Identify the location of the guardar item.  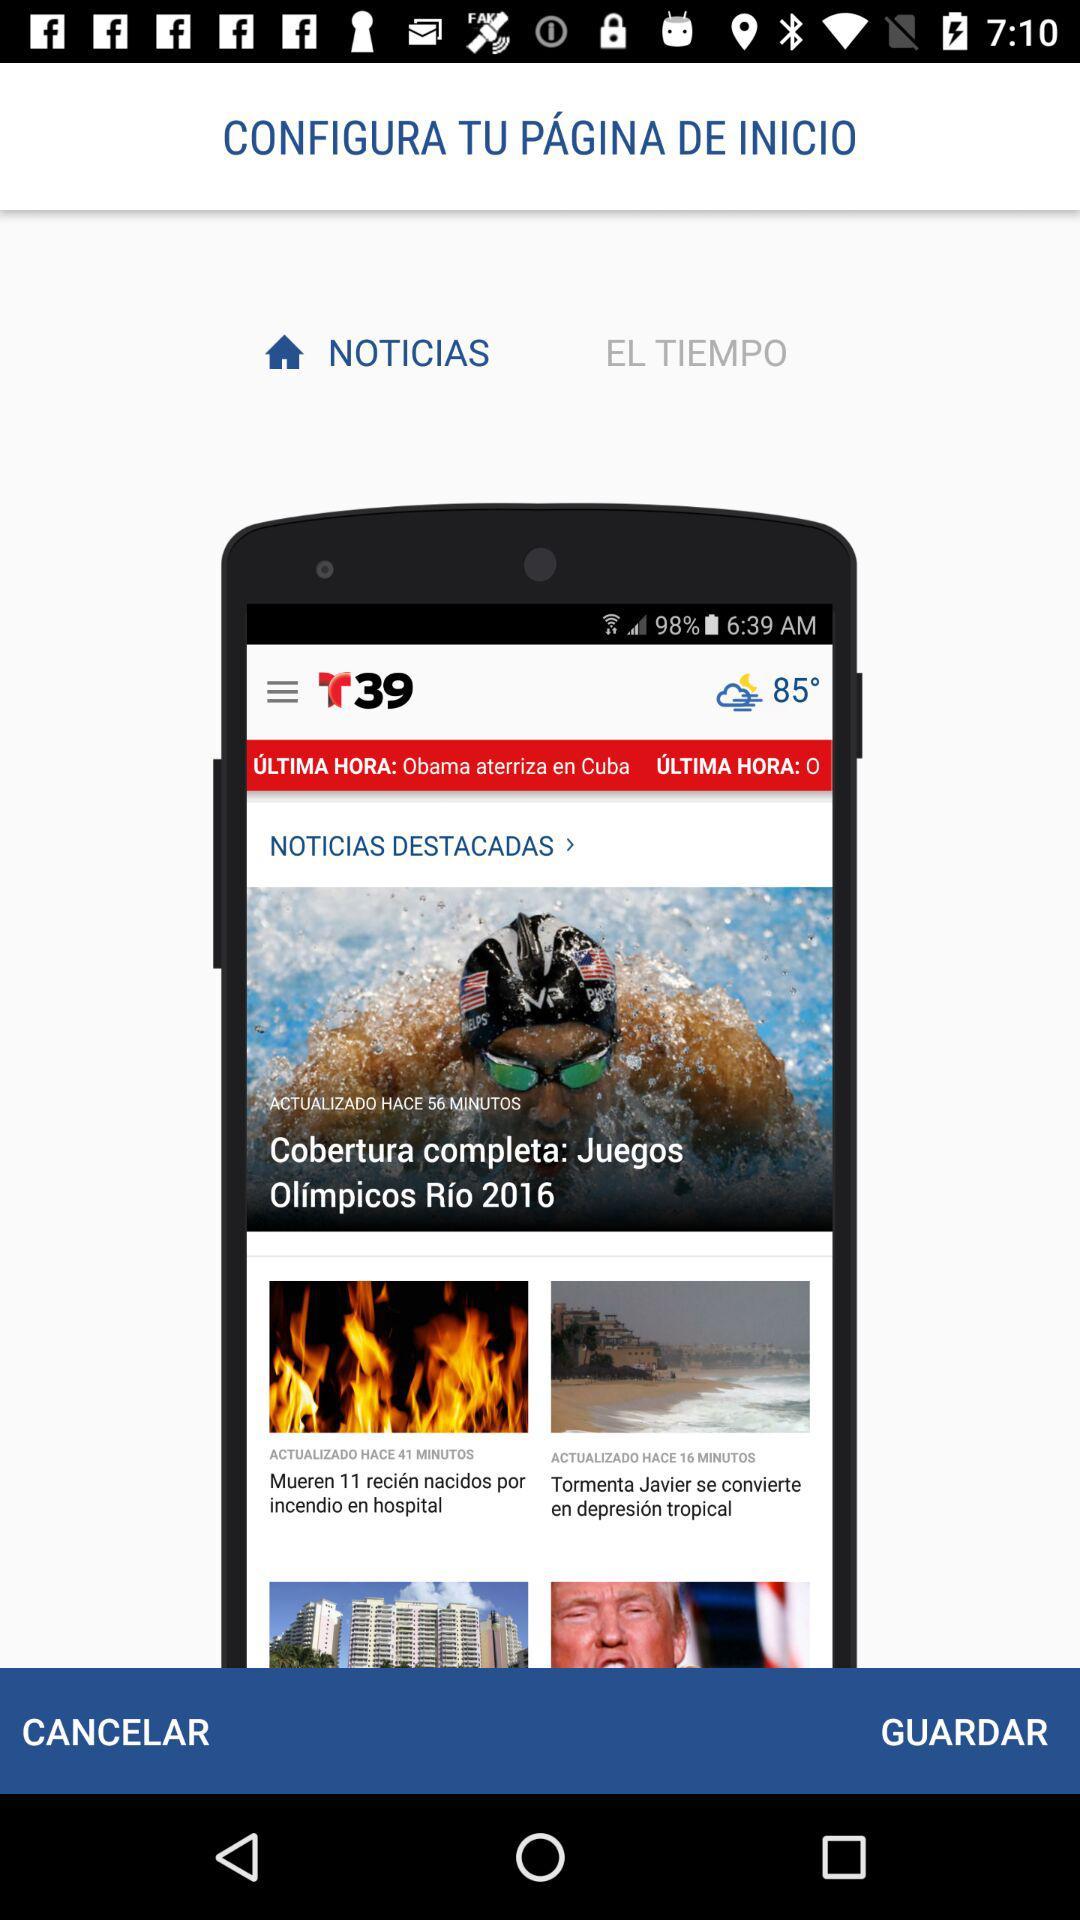
(963, 1730).